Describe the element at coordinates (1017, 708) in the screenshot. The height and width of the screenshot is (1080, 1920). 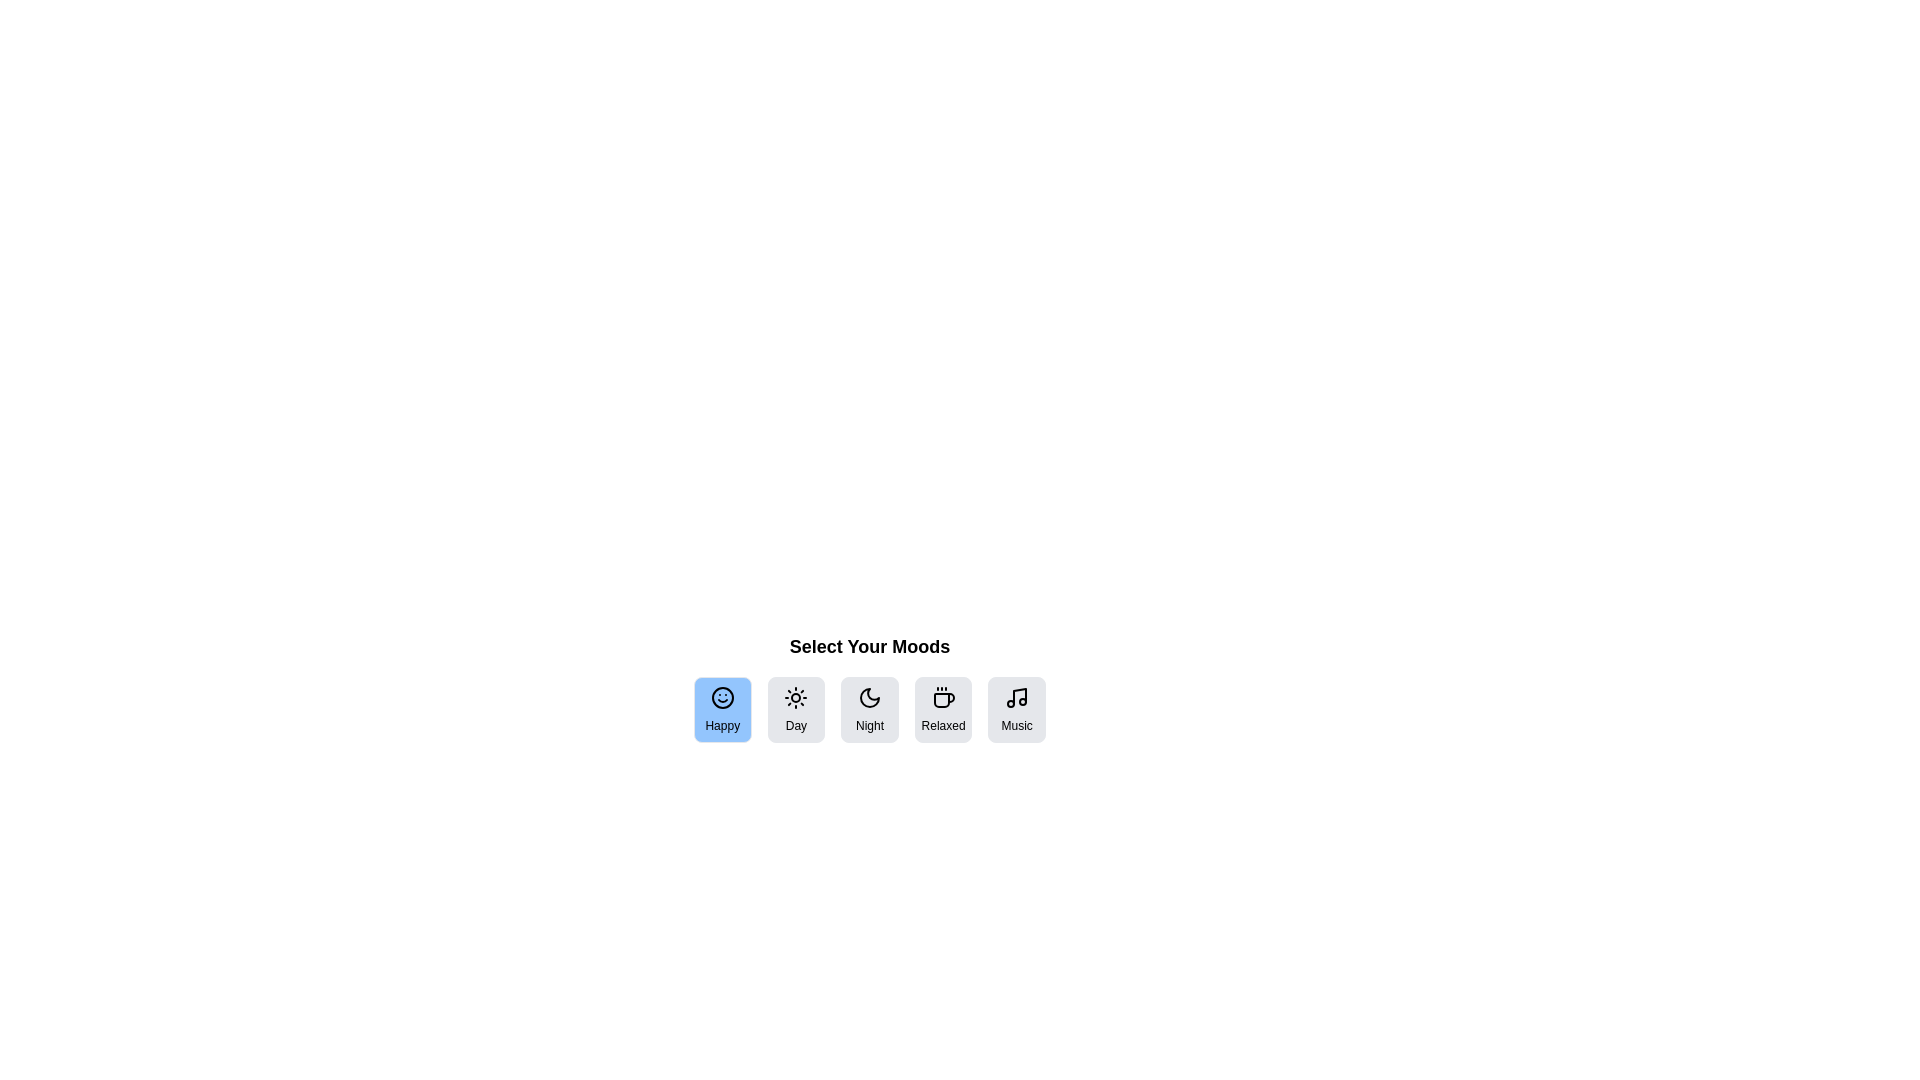
I see `the 'Music' mood button located in the bottom-right section of the interface` at that location.